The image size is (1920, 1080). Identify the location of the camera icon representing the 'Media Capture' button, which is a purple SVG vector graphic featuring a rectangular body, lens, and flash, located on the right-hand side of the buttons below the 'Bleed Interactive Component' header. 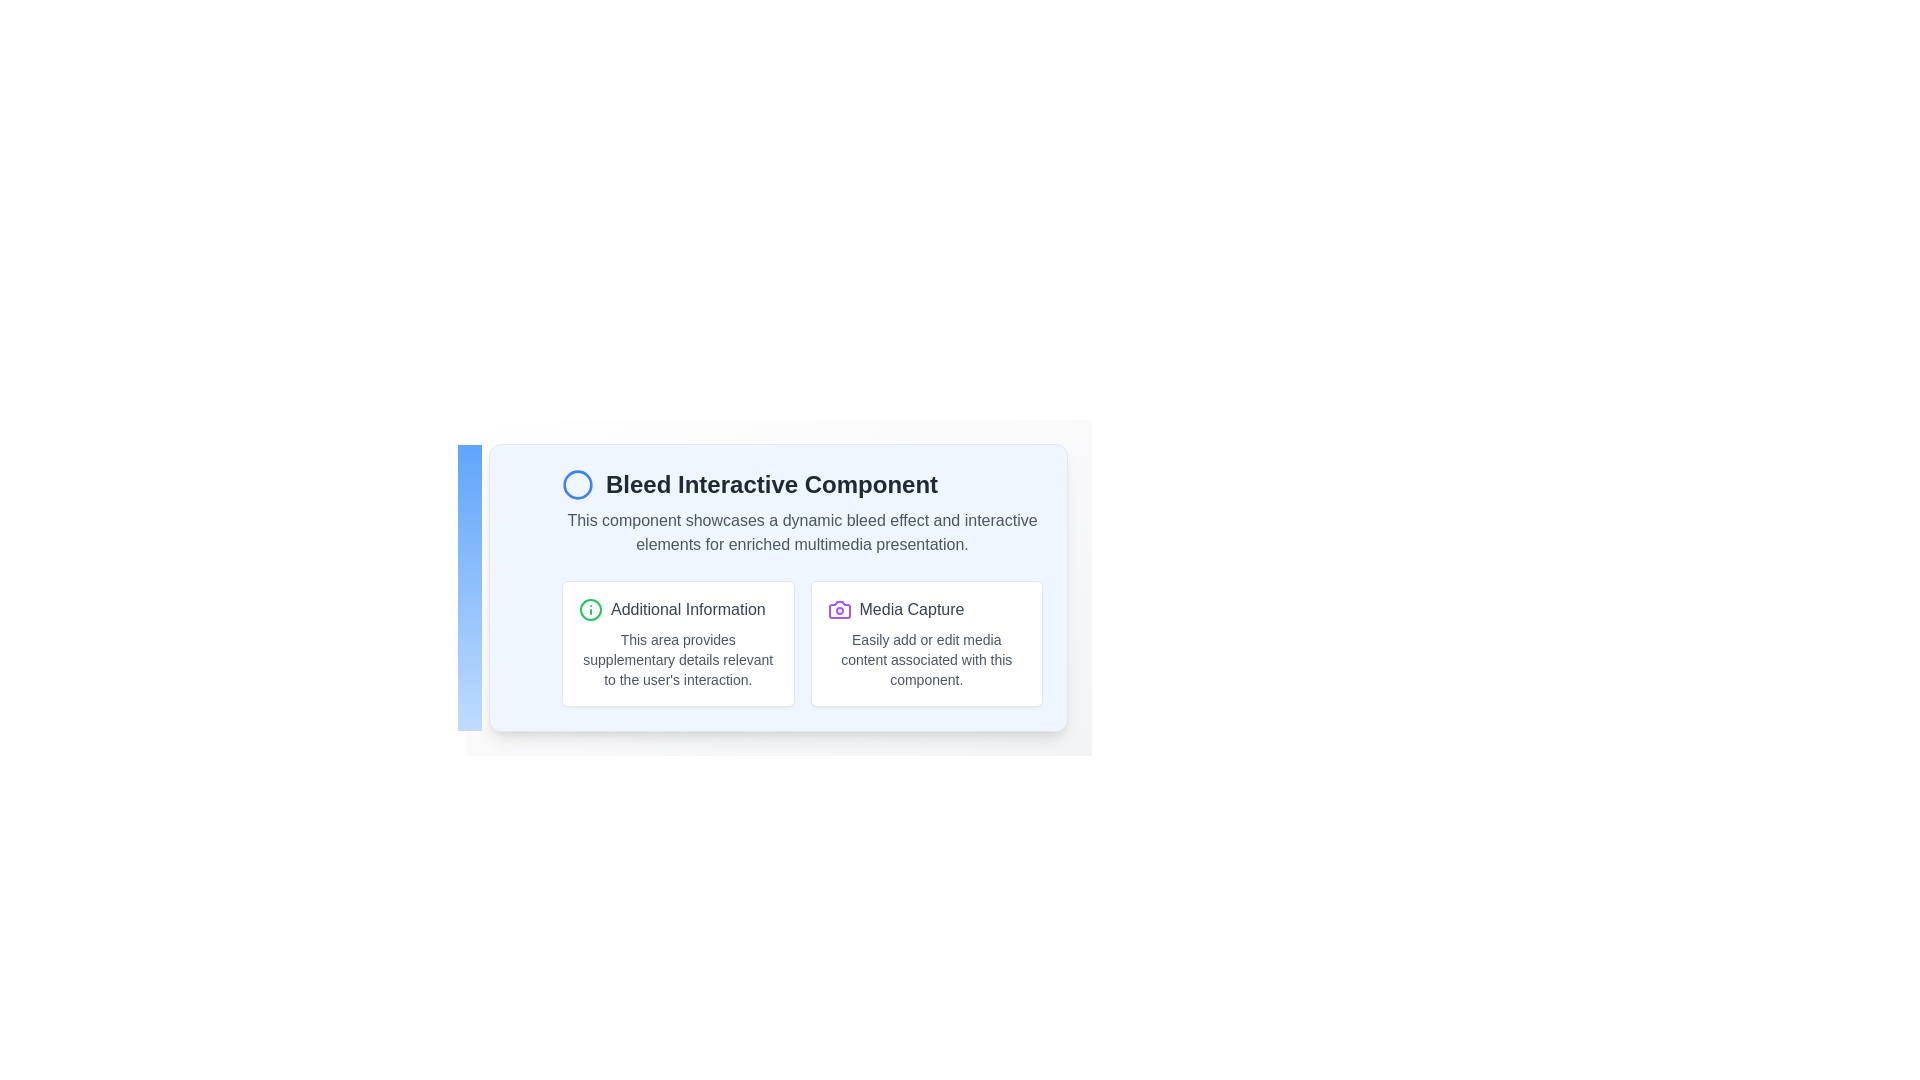
(839, 608).